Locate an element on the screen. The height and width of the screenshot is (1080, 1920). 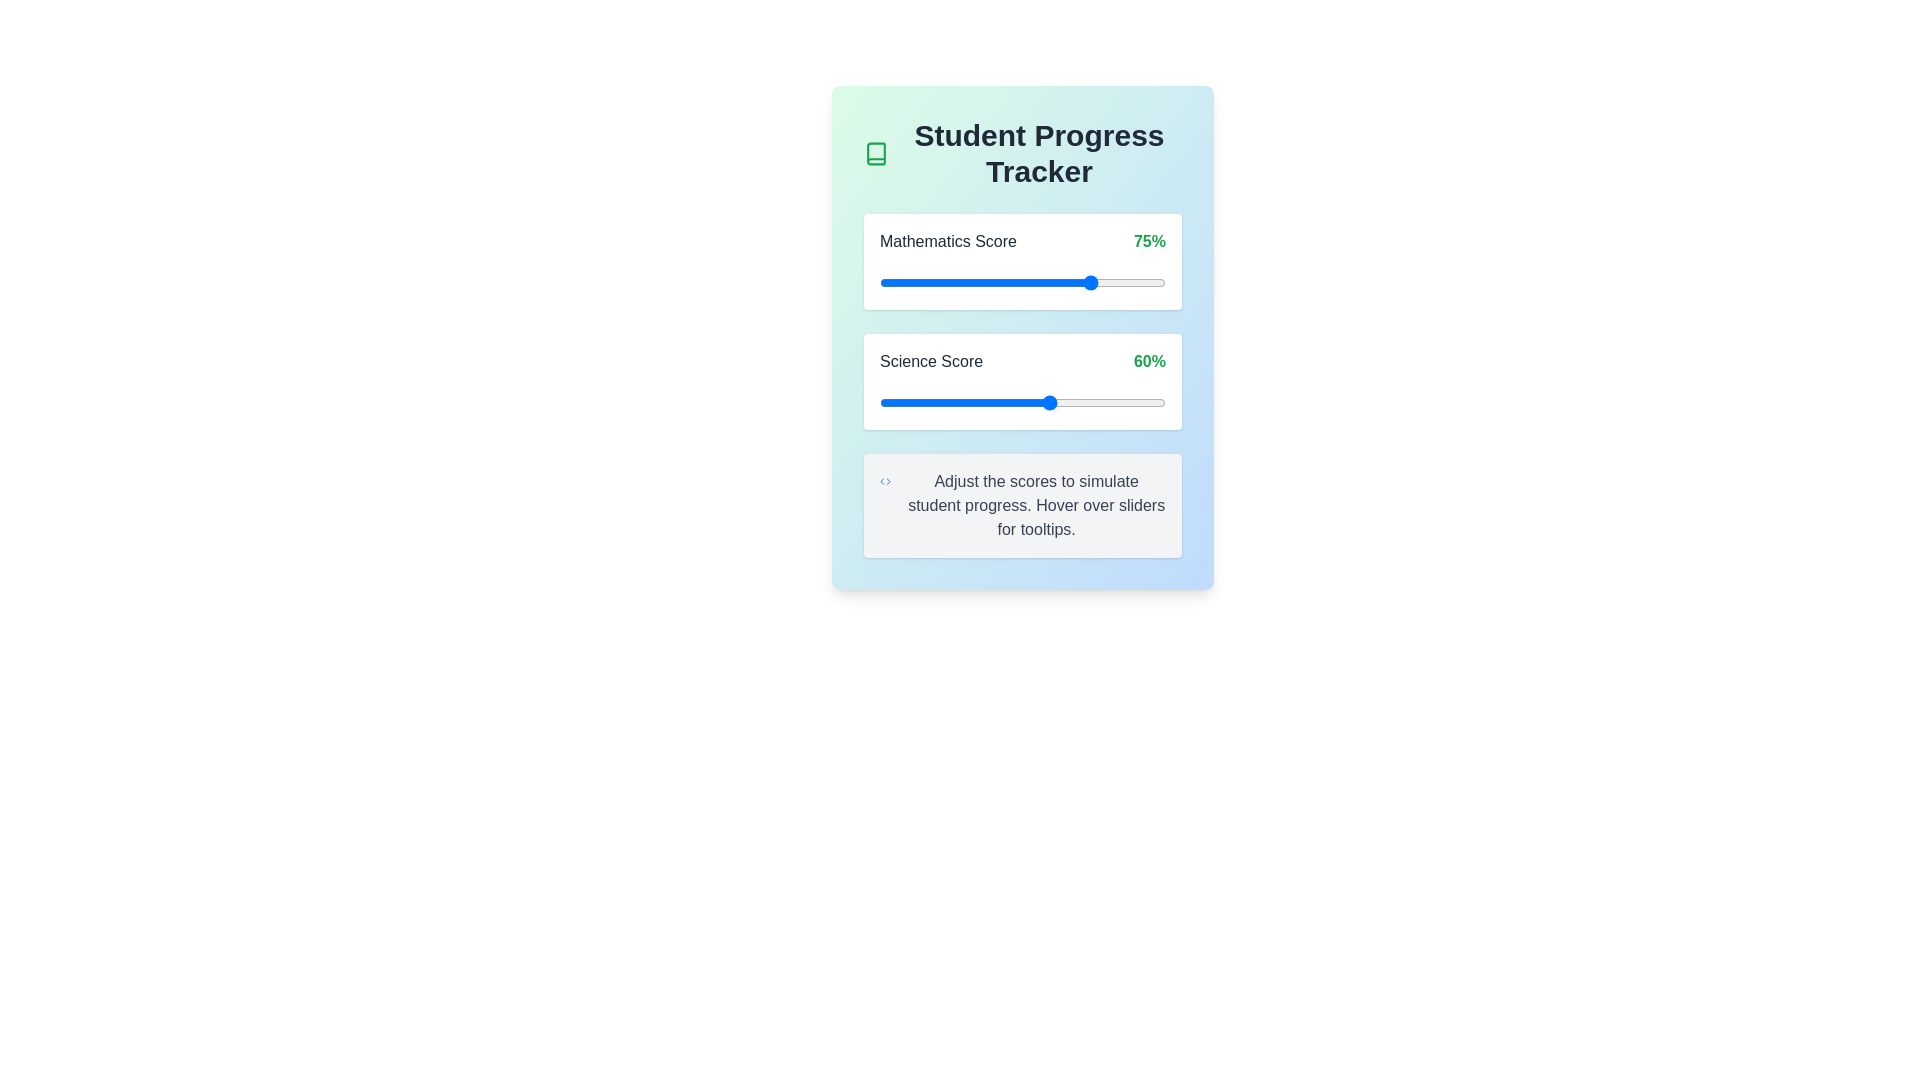
the Mathematics Score slider to 89% is located at coordinates (1134, 282).